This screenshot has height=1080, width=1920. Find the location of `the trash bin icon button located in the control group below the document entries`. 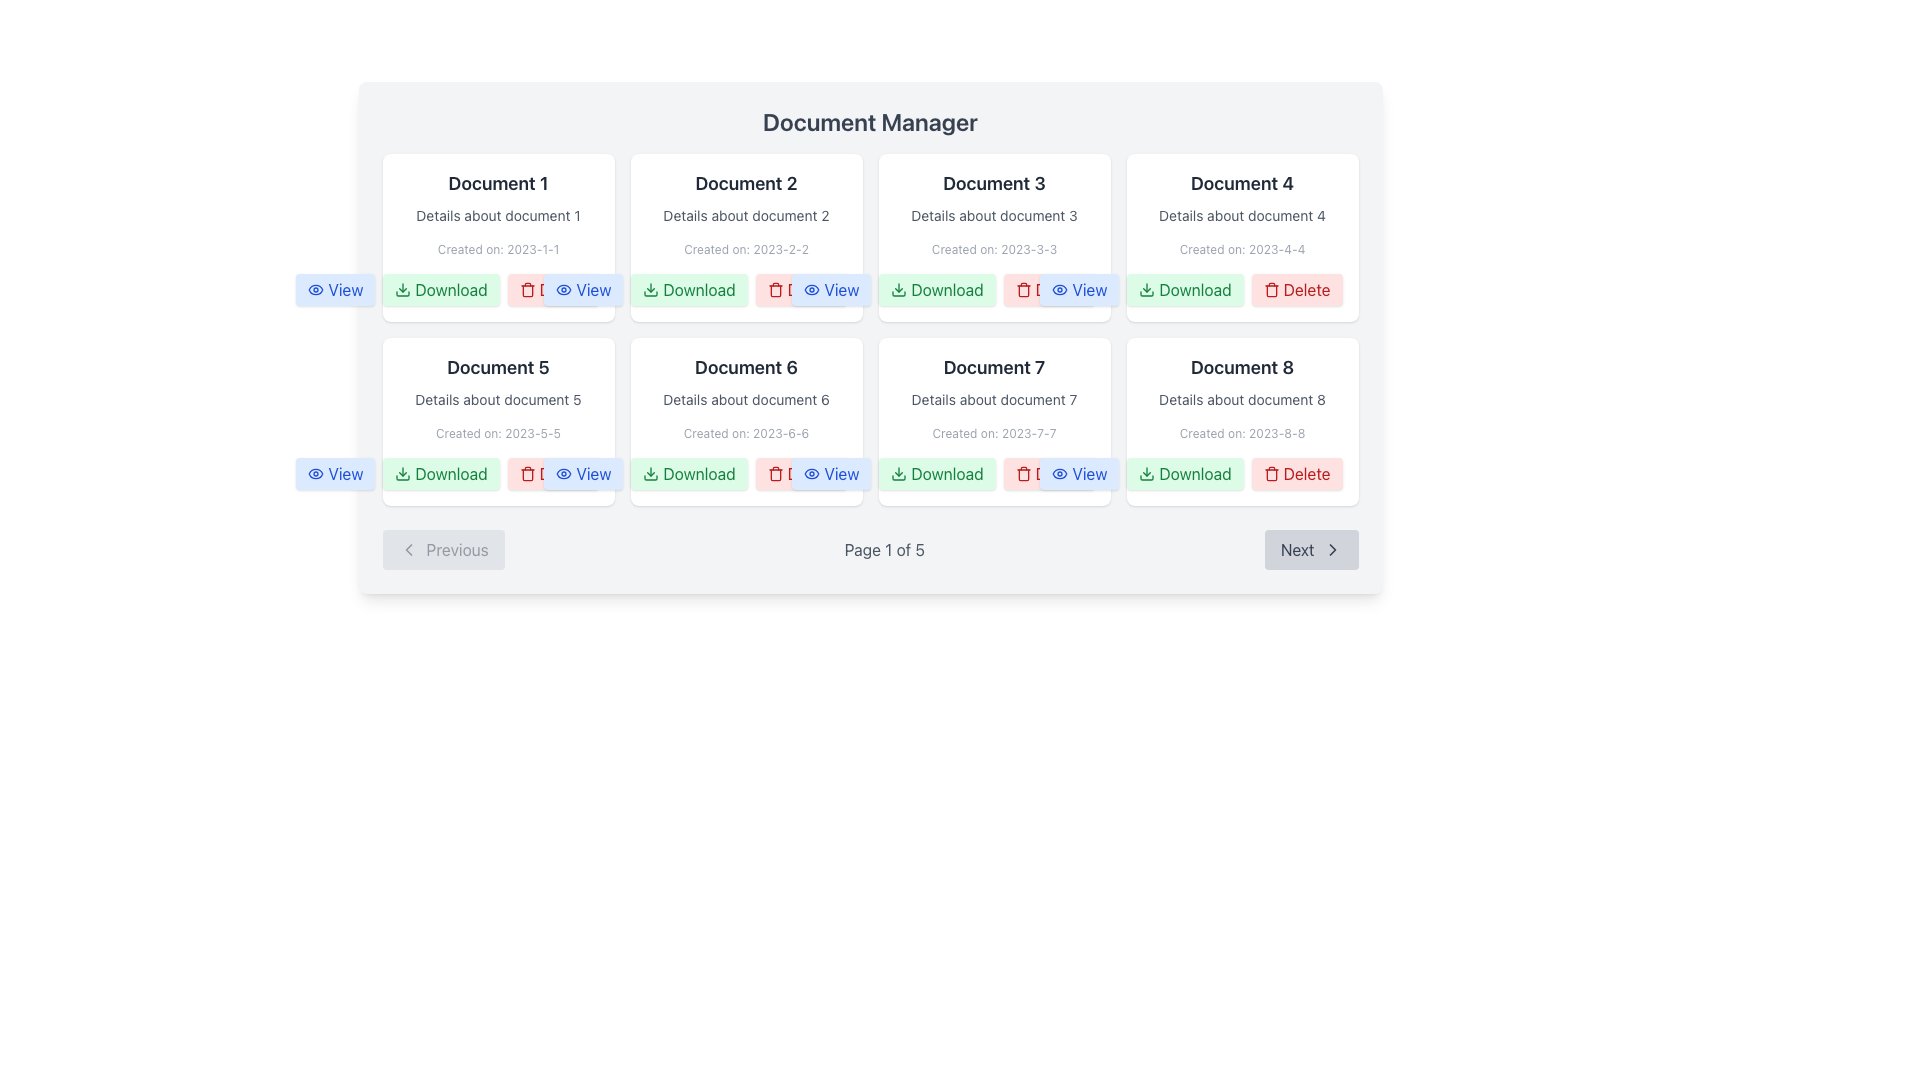

the trash bin icon button located in the control group below the document entries is located at coordinates (527, 291).